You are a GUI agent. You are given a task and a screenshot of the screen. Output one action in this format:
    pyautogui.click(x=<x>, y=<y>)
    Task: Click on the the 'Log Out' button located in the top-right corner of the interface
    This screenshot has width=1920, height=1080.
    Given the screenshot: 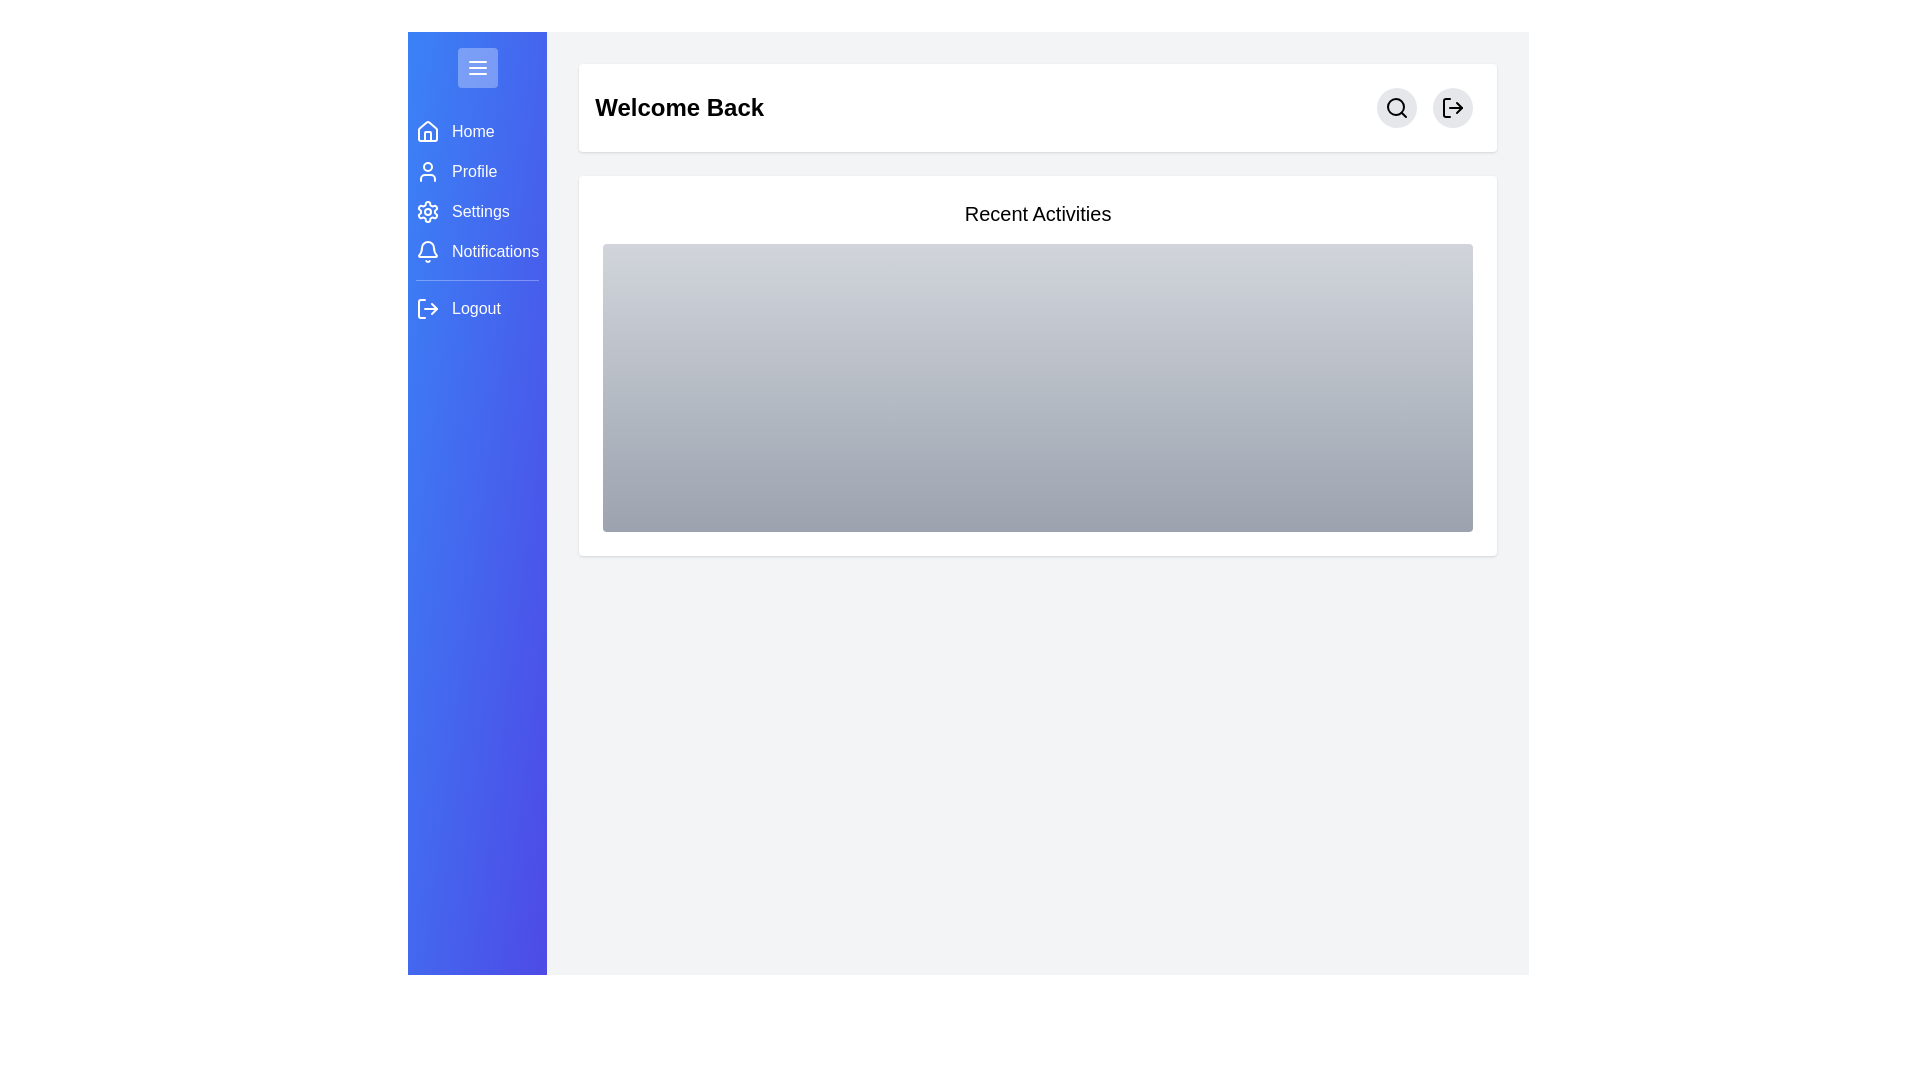 What is the action you would take?
    pyautogui.click(x=1453, y=108)
    